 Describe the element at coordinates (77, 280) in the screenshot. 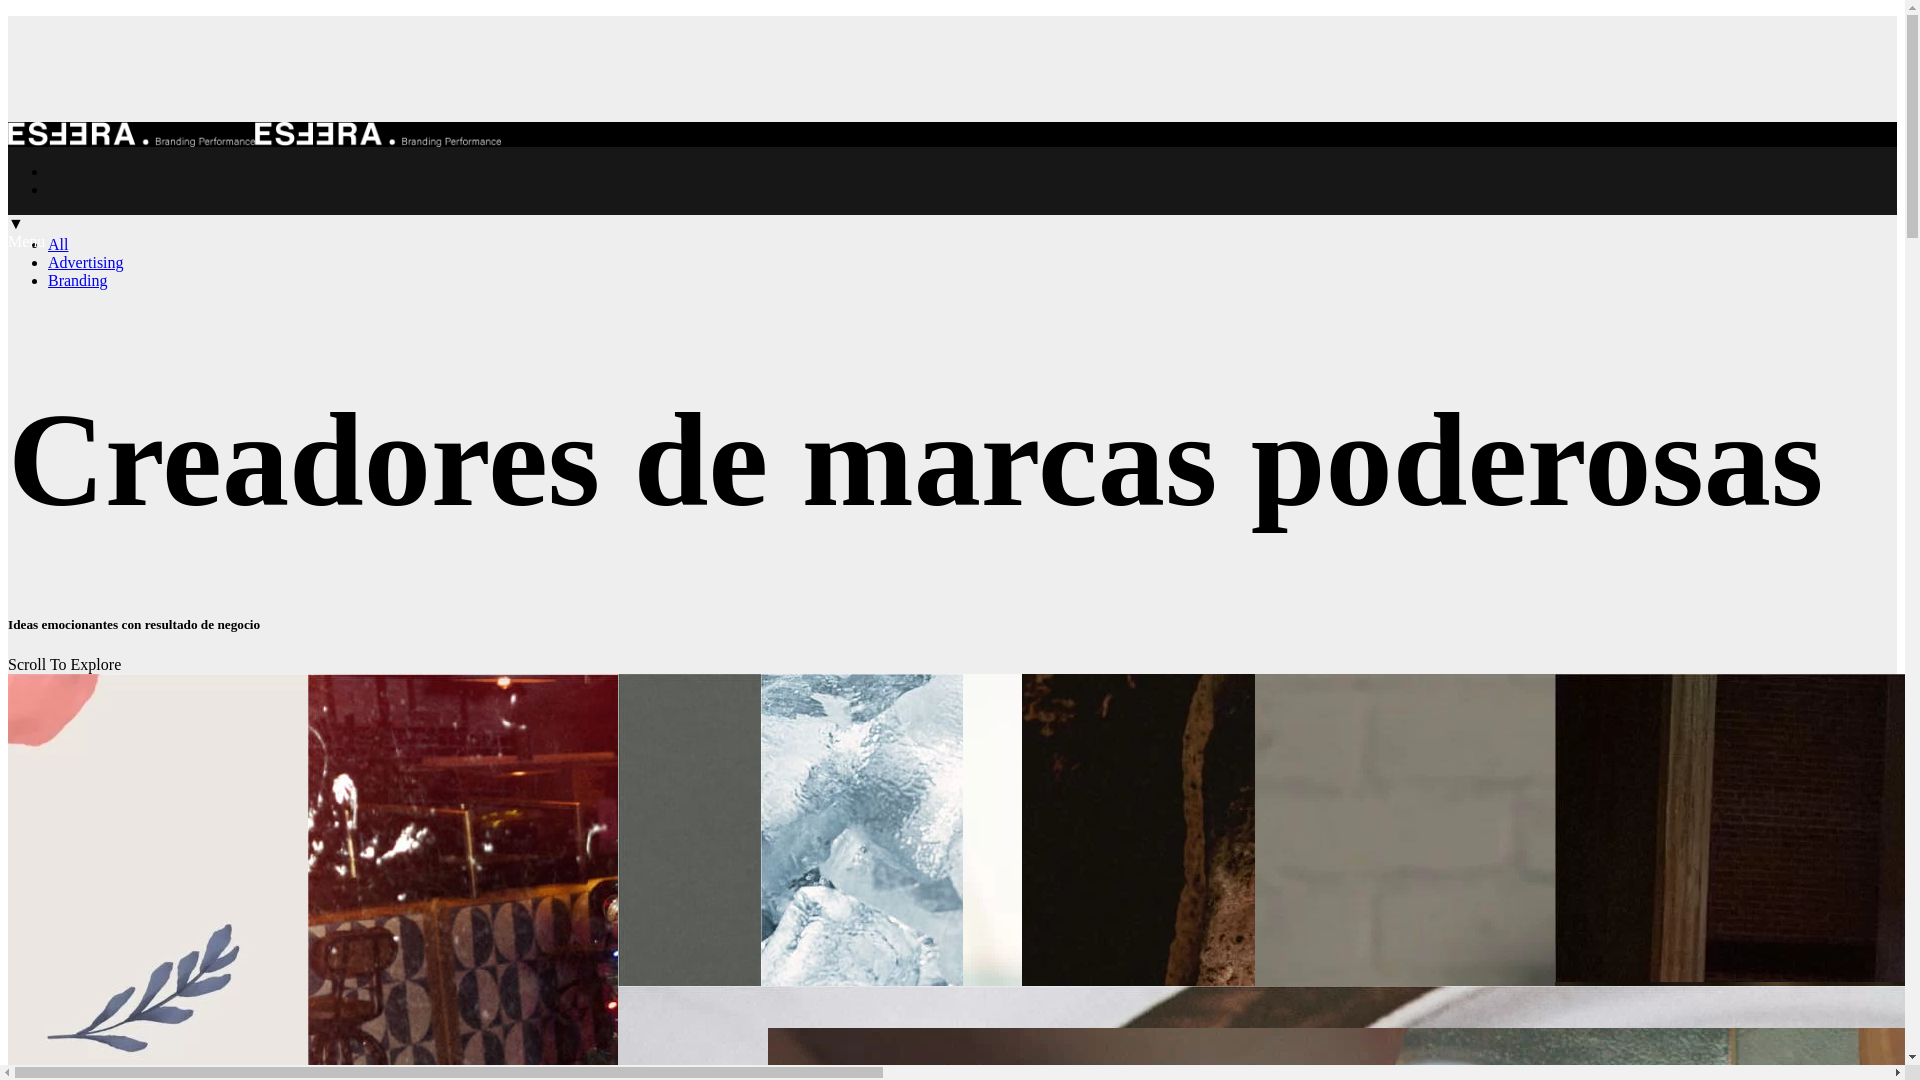

I see `'Branding'` at that location.